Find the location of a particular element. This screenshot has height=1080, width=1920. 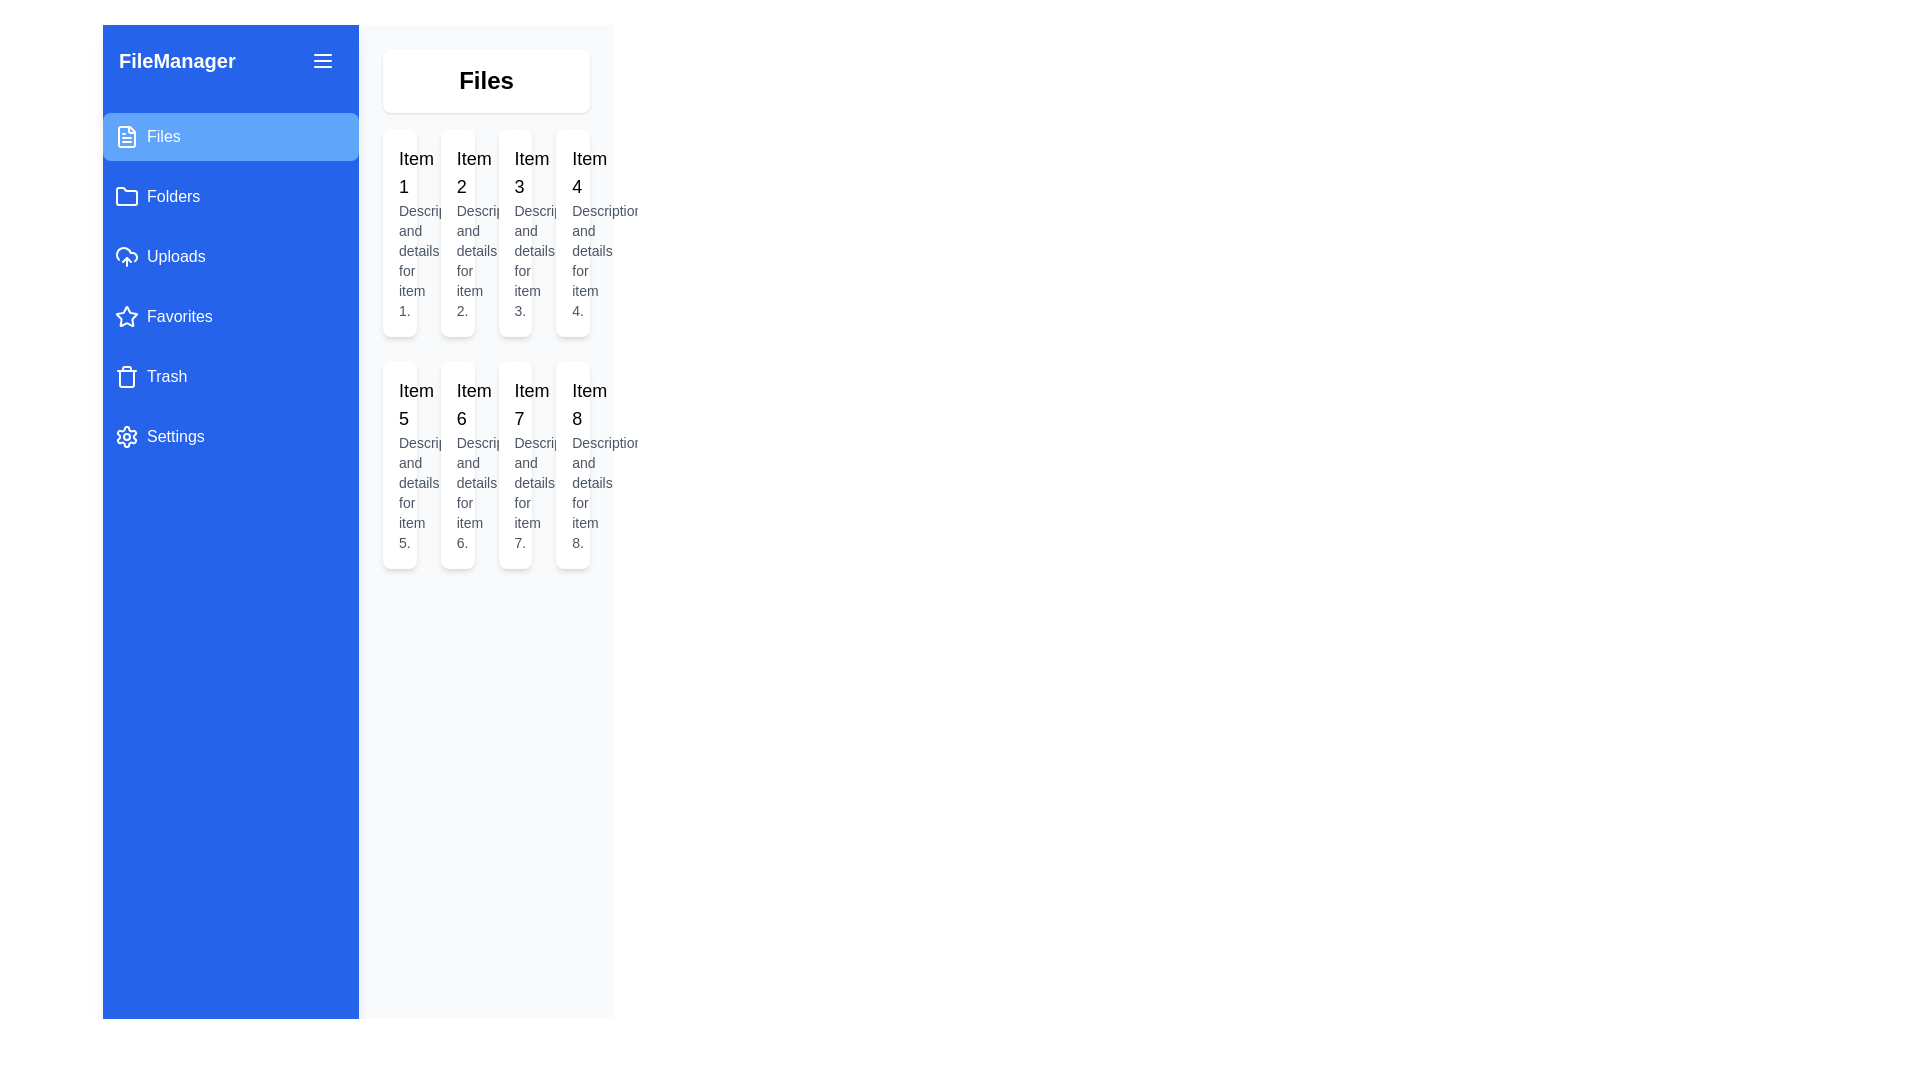

the text label 'Item 8' which is styled with a larger and bold font, located at the top of a card structure in the second column, third row of a grid is located at coordinates (572, 405).